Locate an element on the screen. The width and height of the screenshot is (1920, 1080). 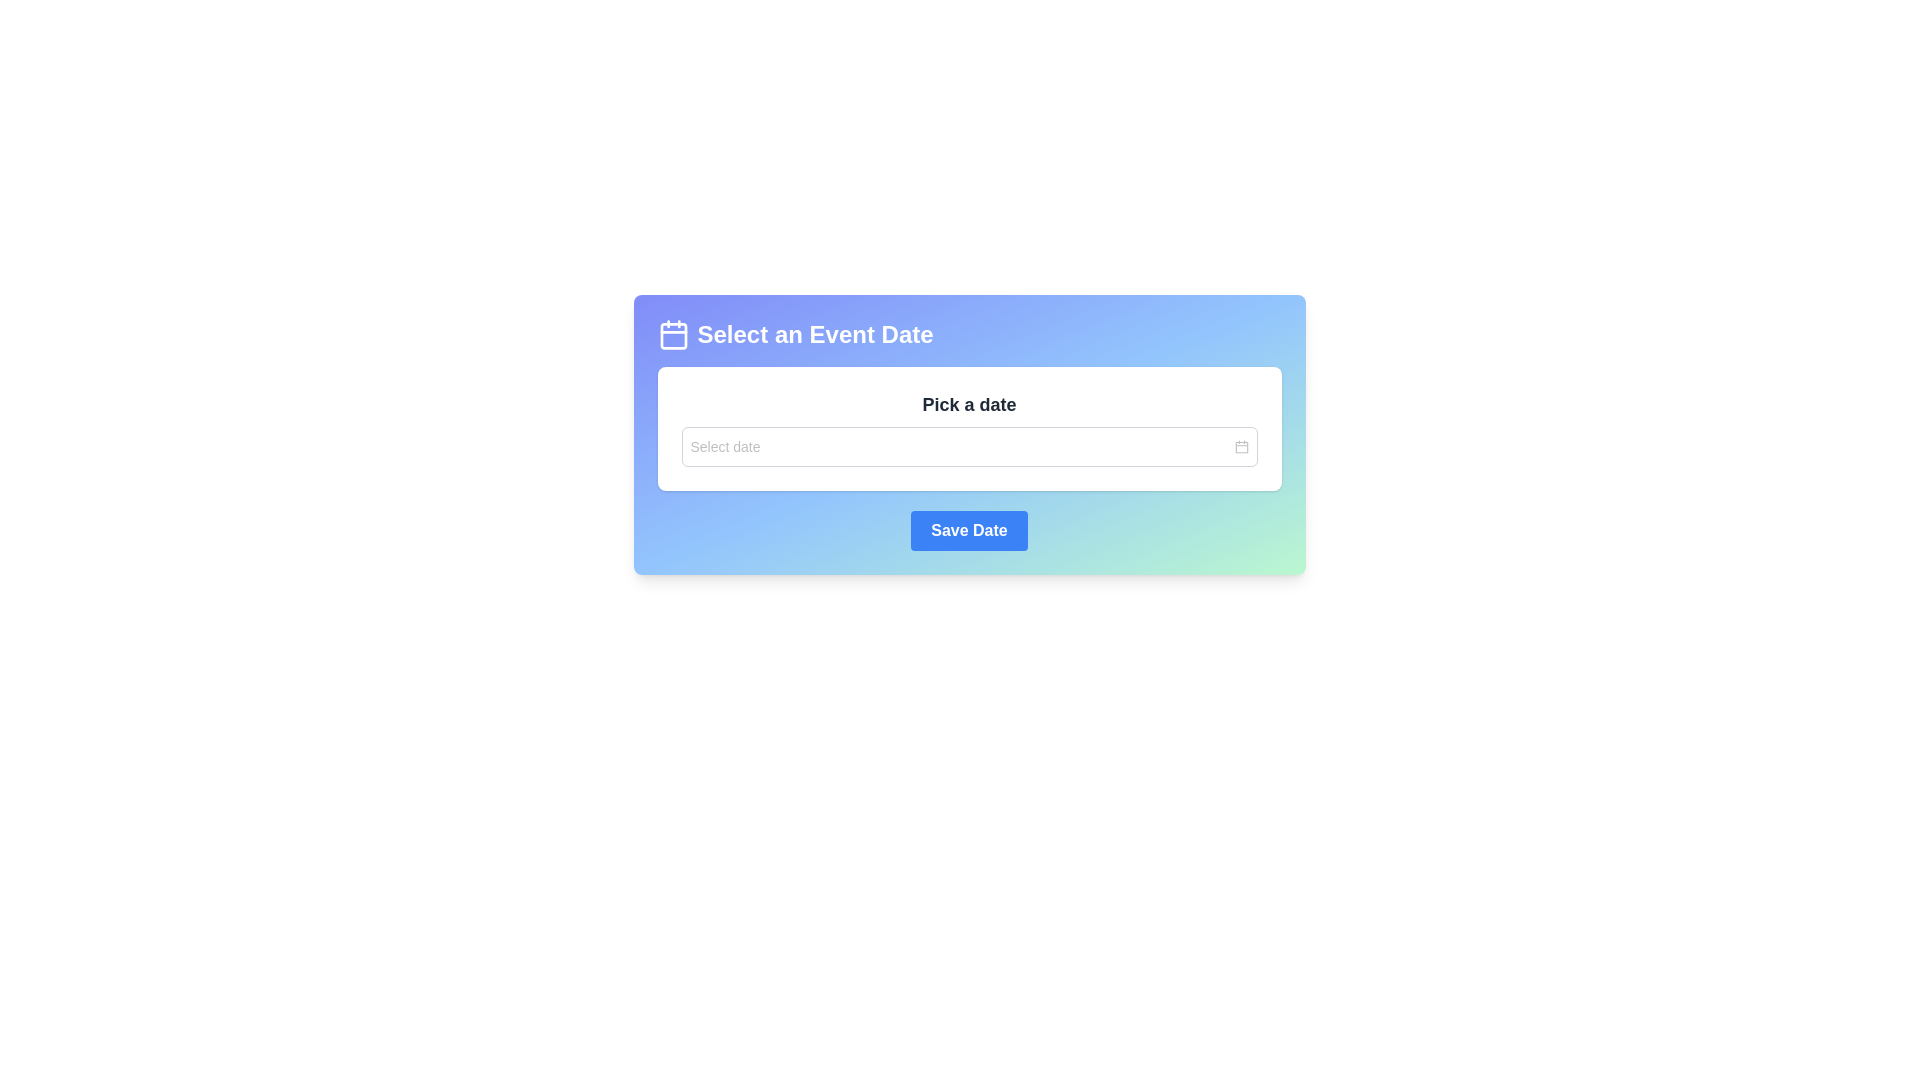
the calendar icon, which is styled with a white outline on a blue background and is located to the left of the header text 'Select an Event Date' is located at coordinates (673, 334).